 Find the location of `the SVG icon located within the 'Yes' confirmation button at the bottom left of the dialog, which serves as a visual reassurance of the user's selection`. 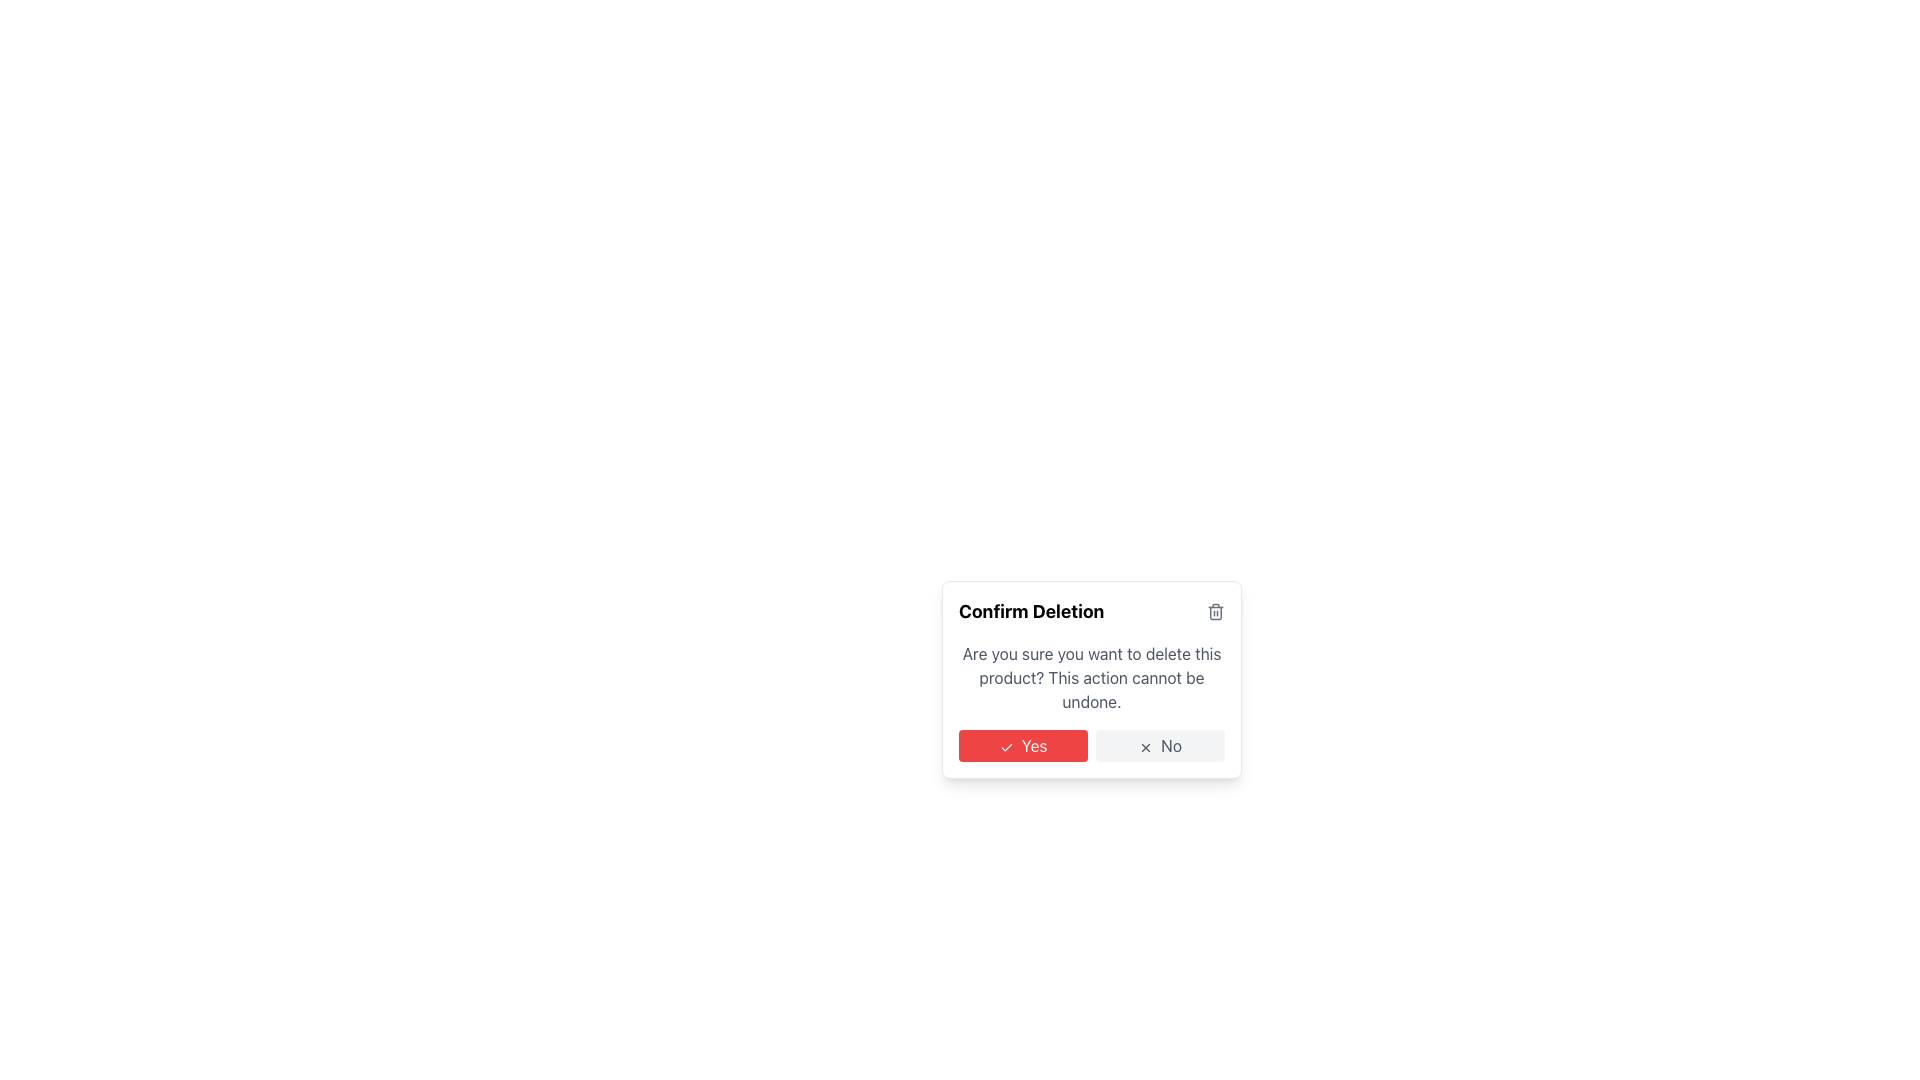

the SVG icon located within the 'Yes' confirmation button at the bottom left of the dialog, which serves as a visual reassurance of the user's selection is located at coordinates (1006, 747).